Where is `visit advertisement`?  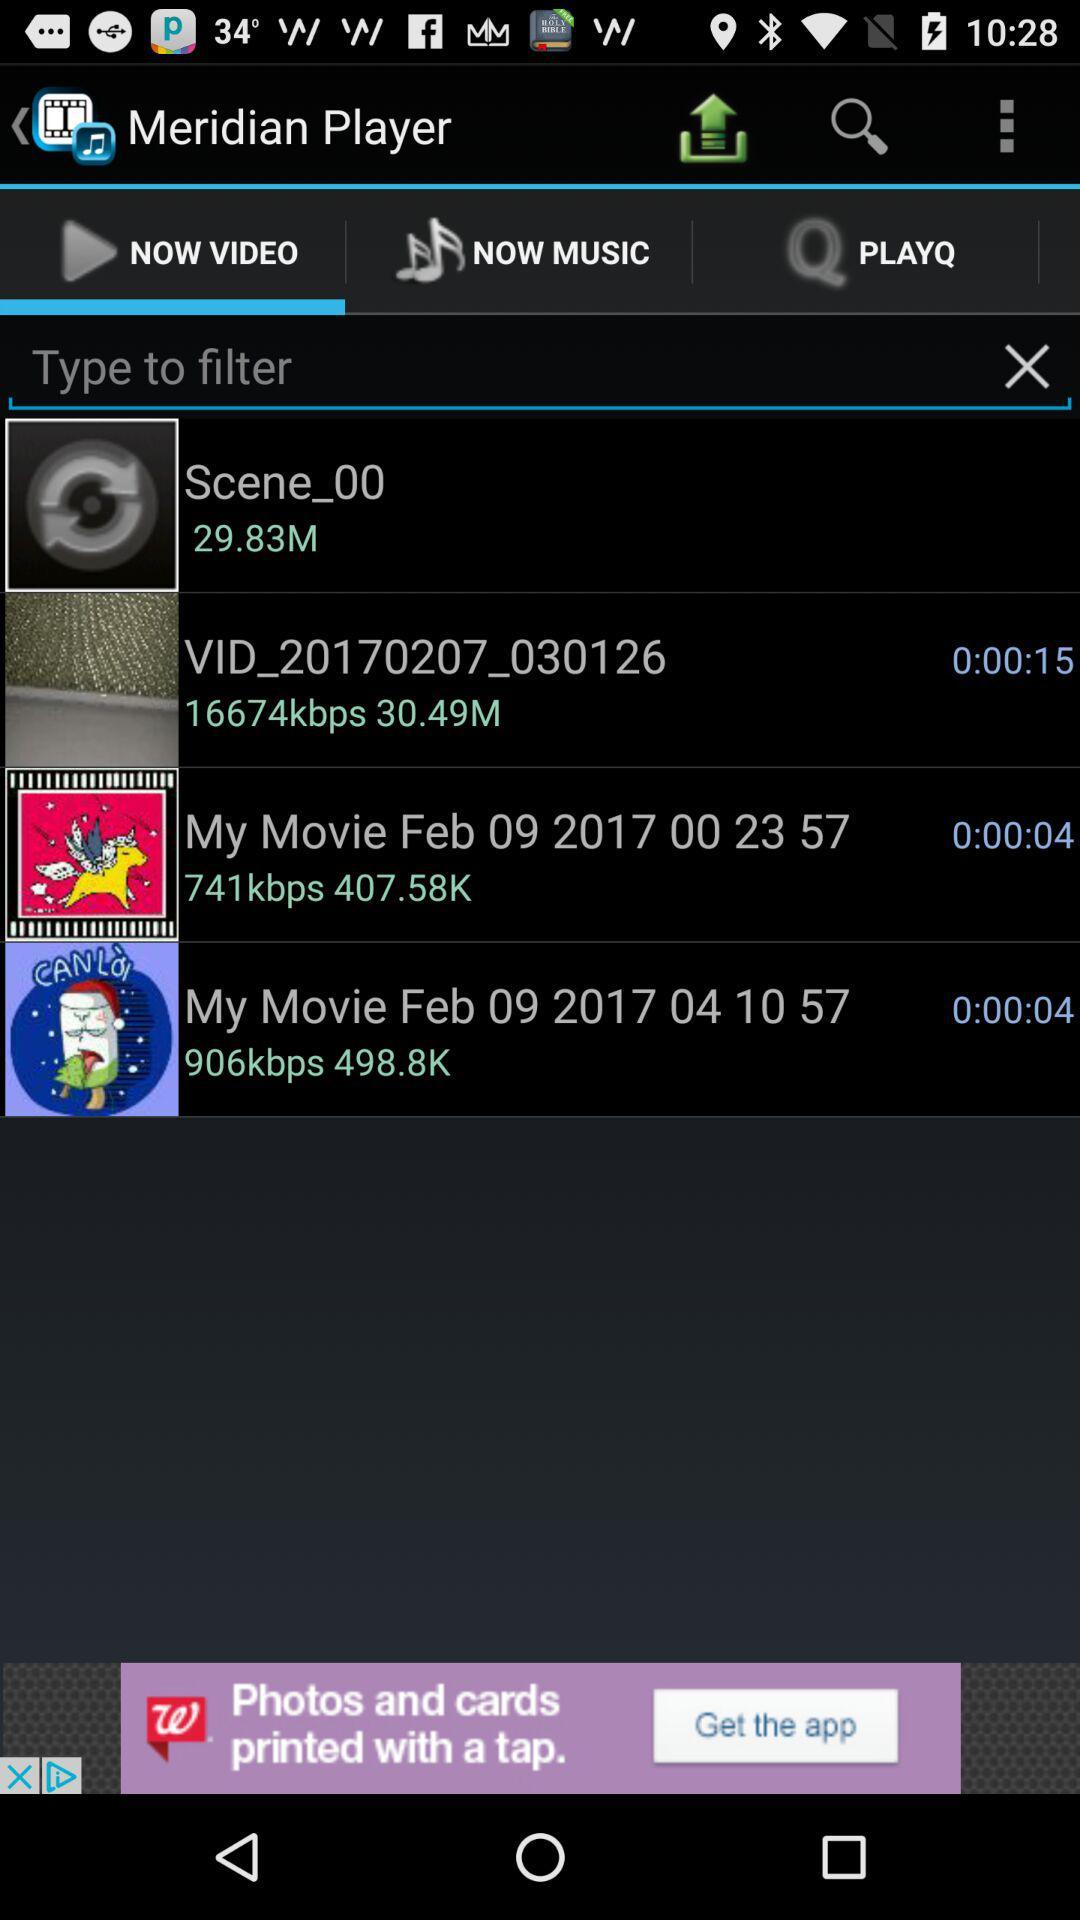 visit advertisement is located at coordinates (540, 1727).